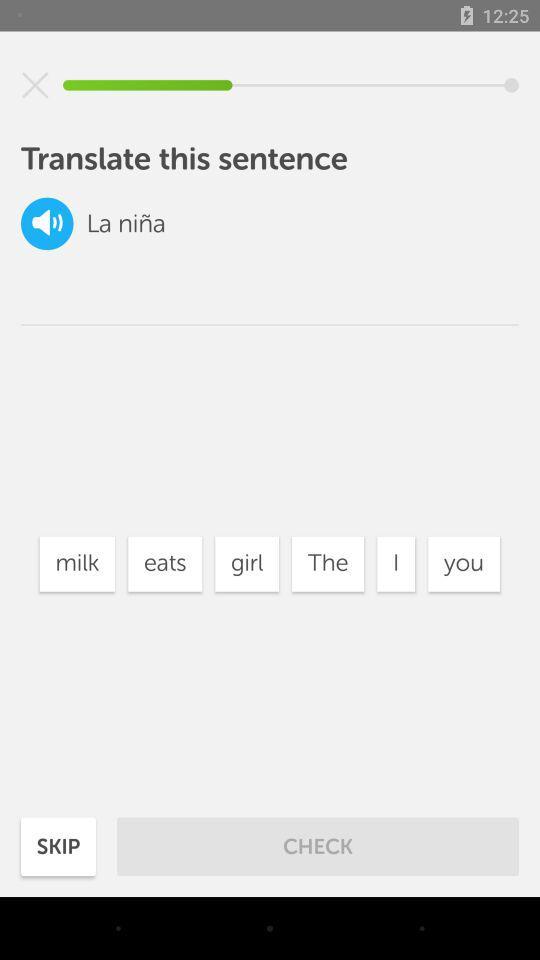  I want to click on the volume icon, so click(47, 223).